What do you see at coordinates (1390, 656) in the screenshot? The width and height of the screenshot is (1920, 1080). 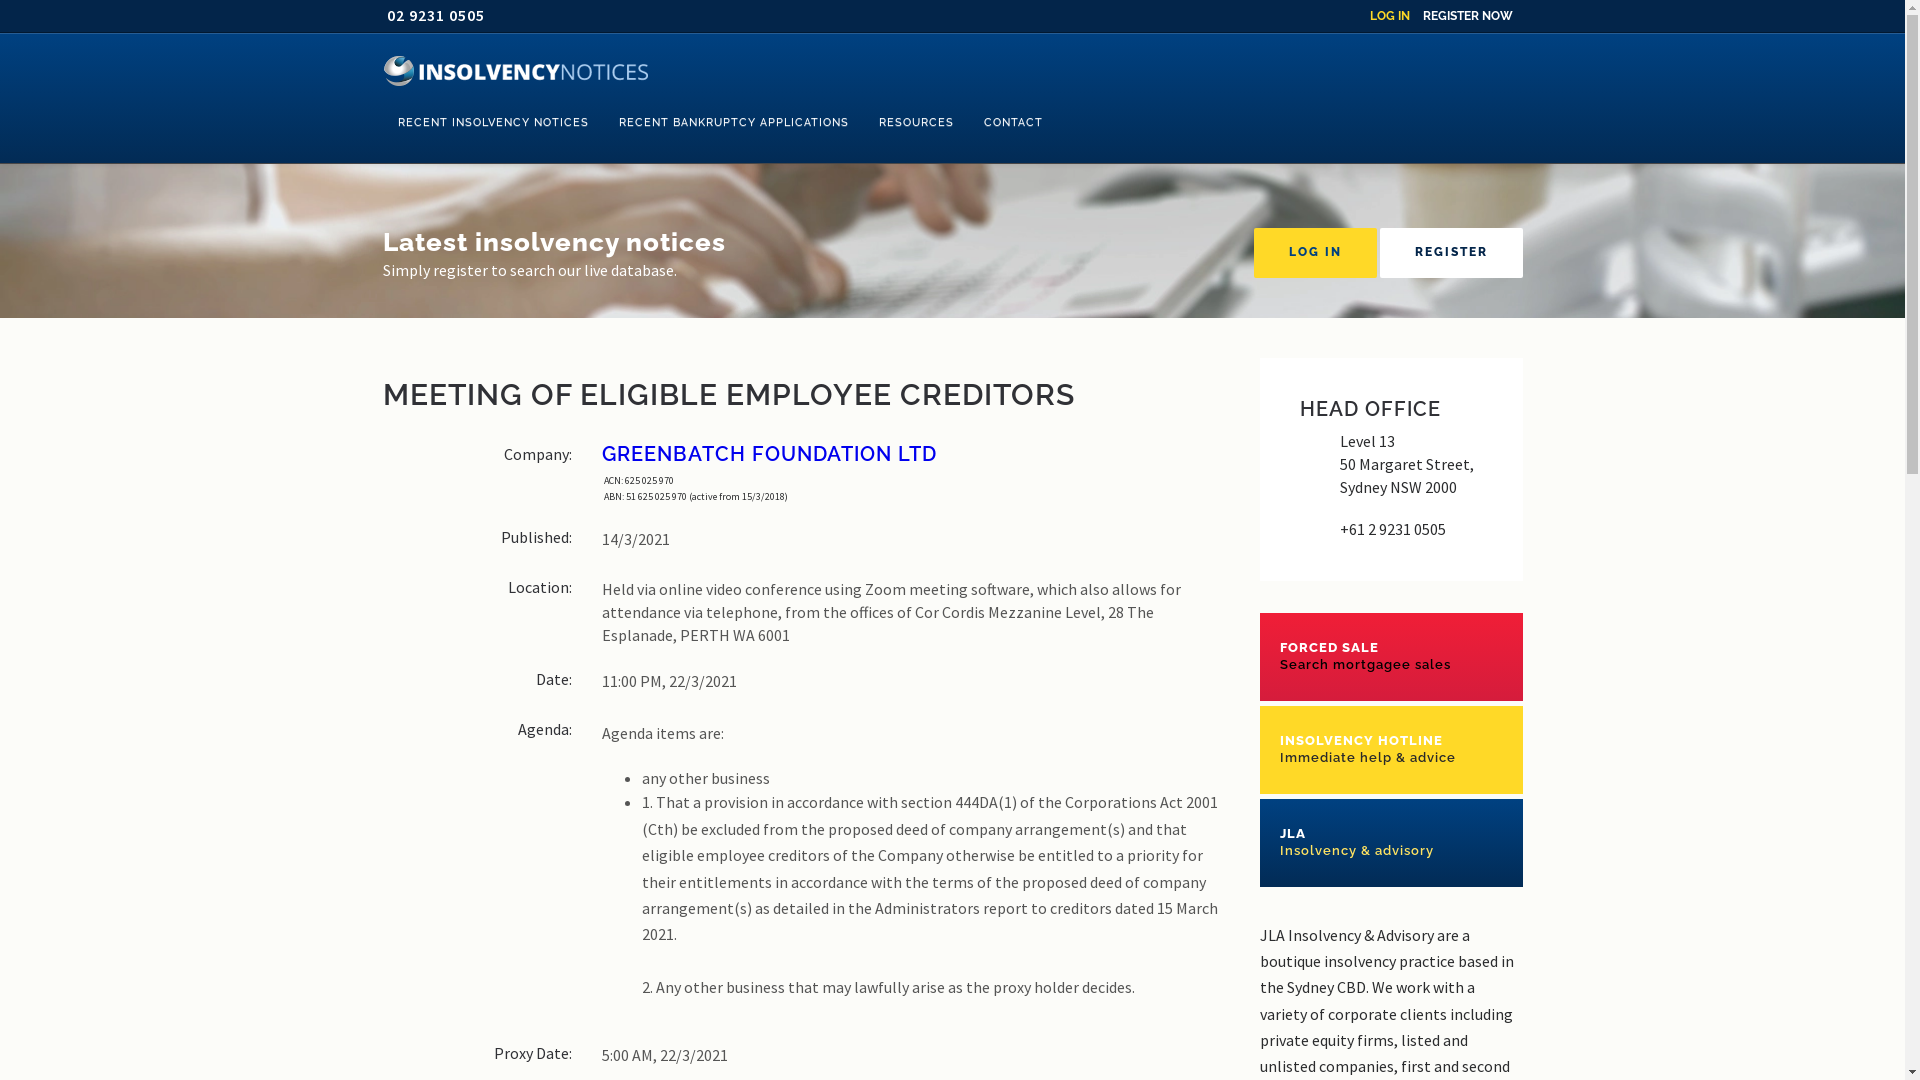 I see `'FORCED SALE` at bounding box center [1390, 656].